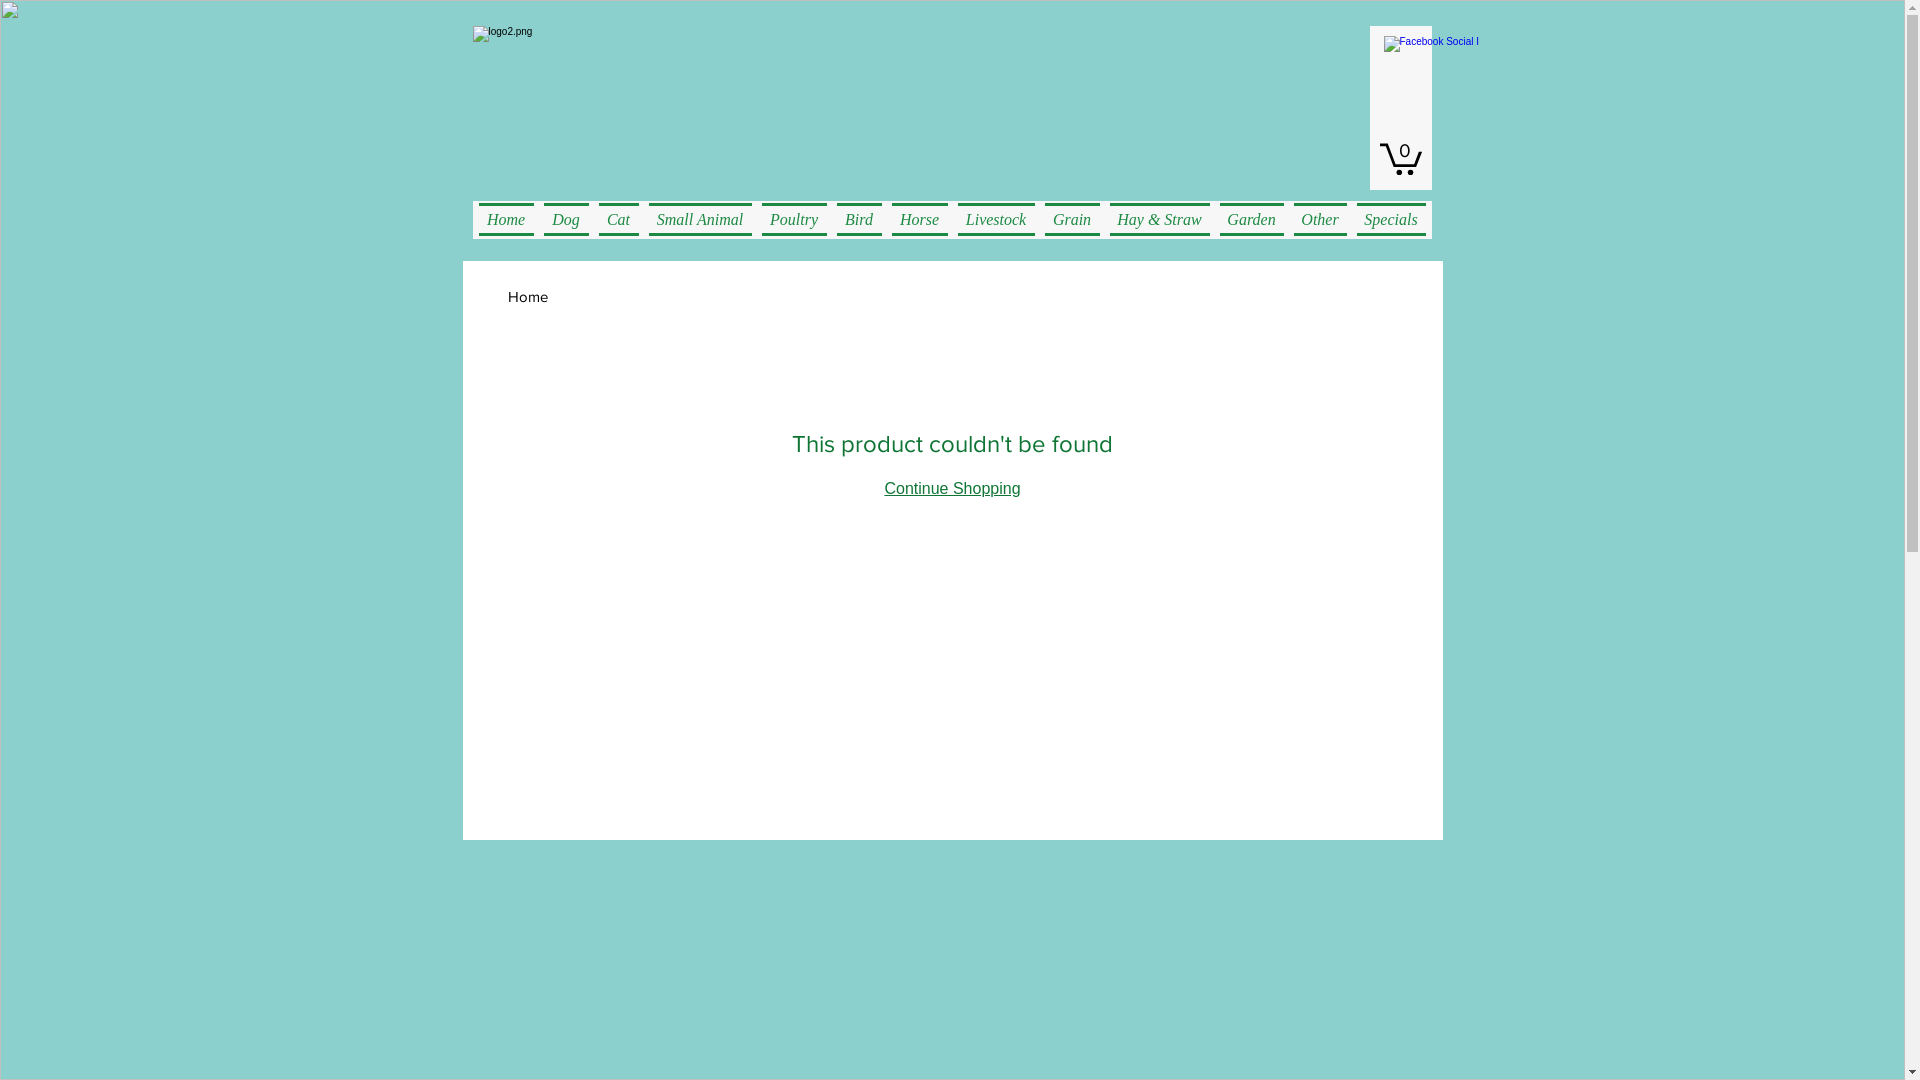 This screenshot has height=1080, width=1920. What do you see at coordinates (1400, 156) in the screenshot?
I see `'0'` at bounding box center [1400, 156].